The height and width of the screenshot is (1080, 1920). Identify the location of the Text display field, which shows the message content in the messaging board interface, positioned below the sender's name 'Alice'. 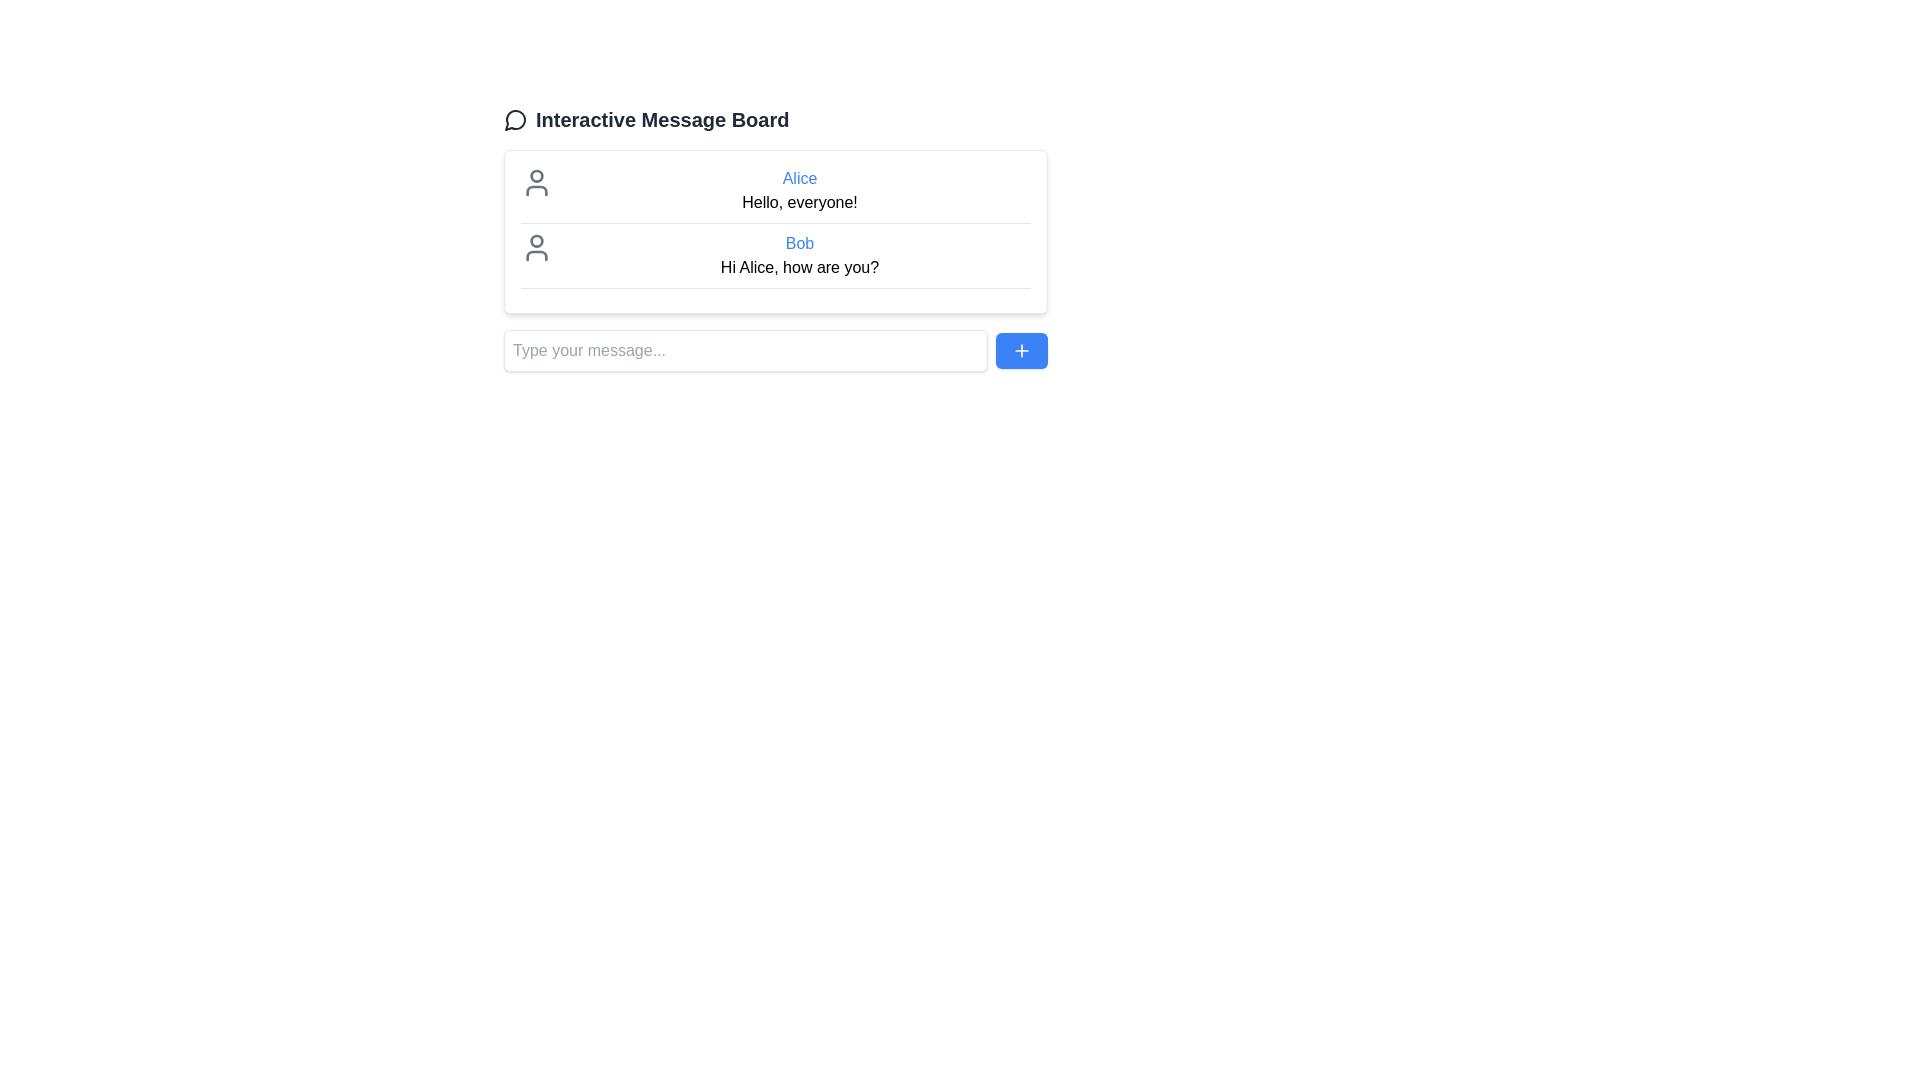
(800, 203).